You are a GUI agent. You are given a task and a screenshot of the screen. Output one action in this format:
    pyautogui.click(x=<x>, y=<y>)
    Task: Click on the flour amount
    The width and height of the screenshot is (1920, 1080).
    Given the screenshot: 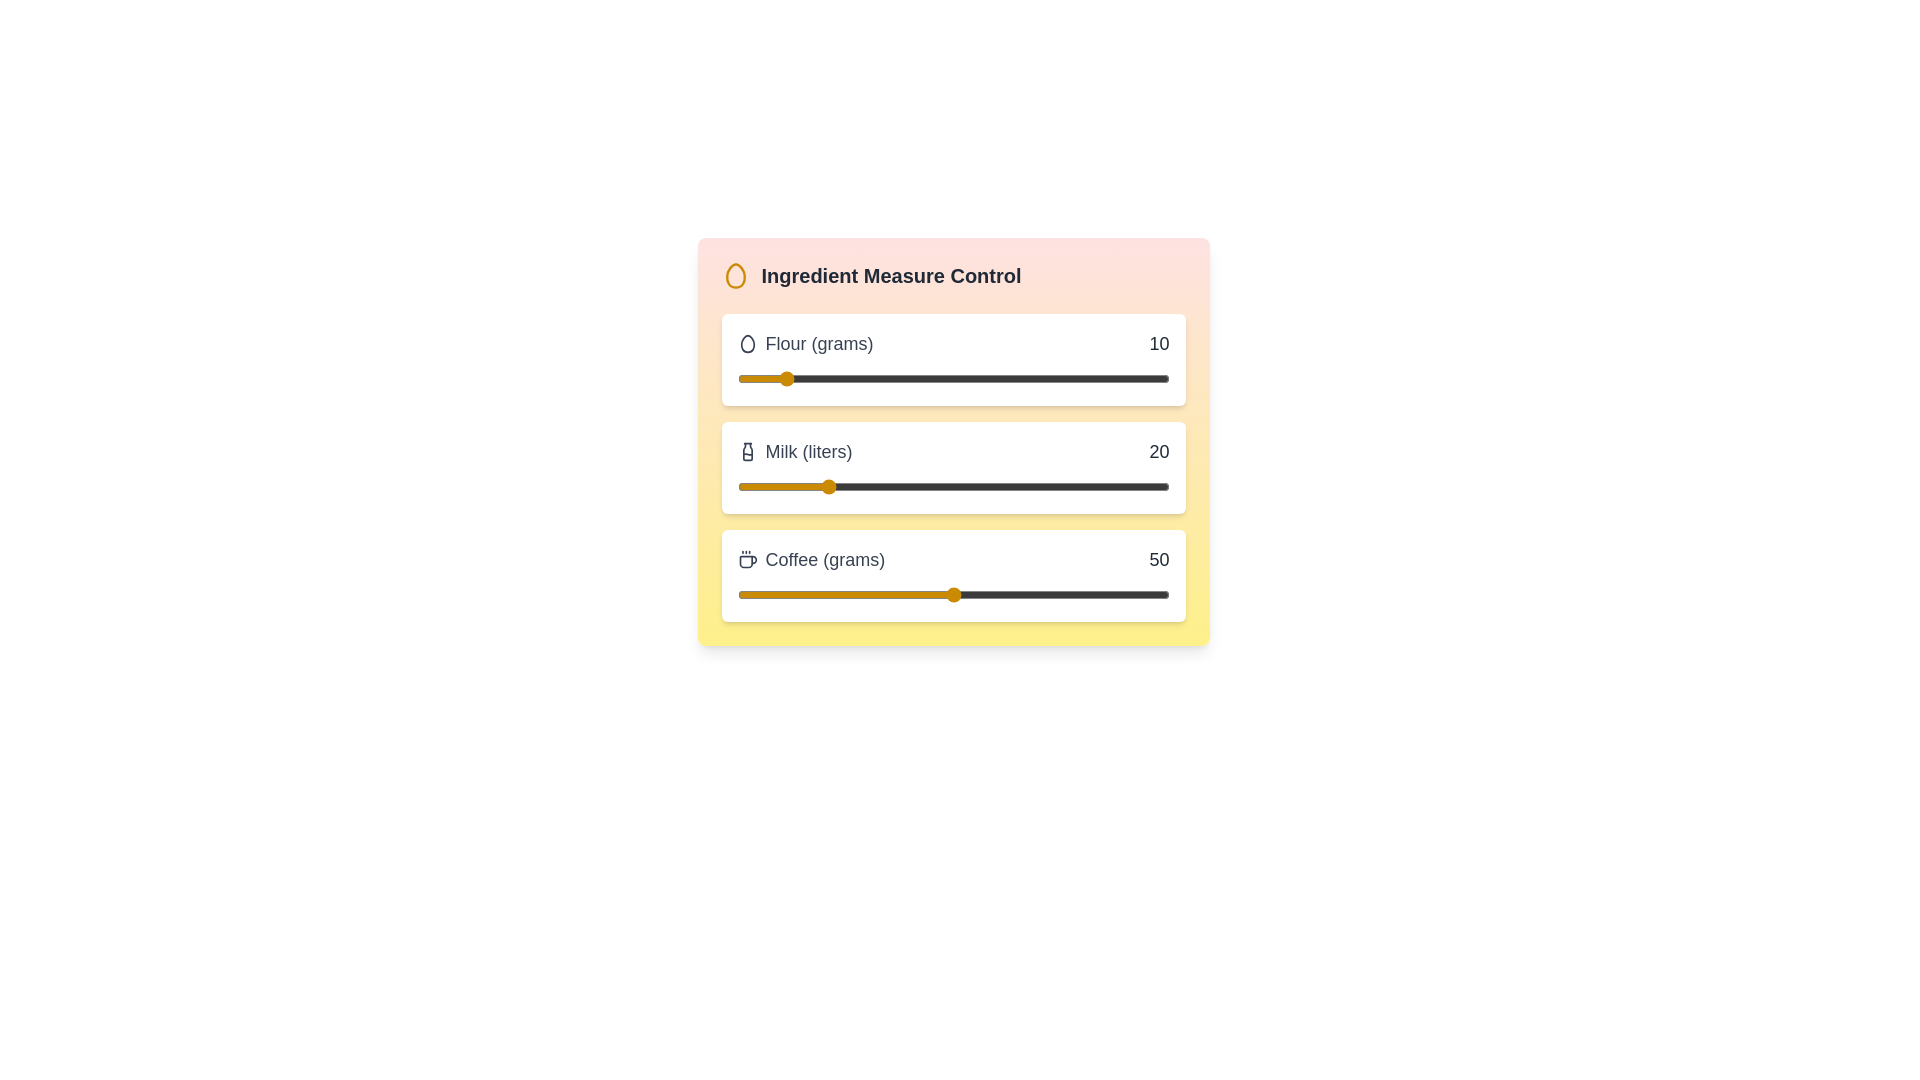 What is the action you would take?
    pyautogui.click(x=896, y=378)
    